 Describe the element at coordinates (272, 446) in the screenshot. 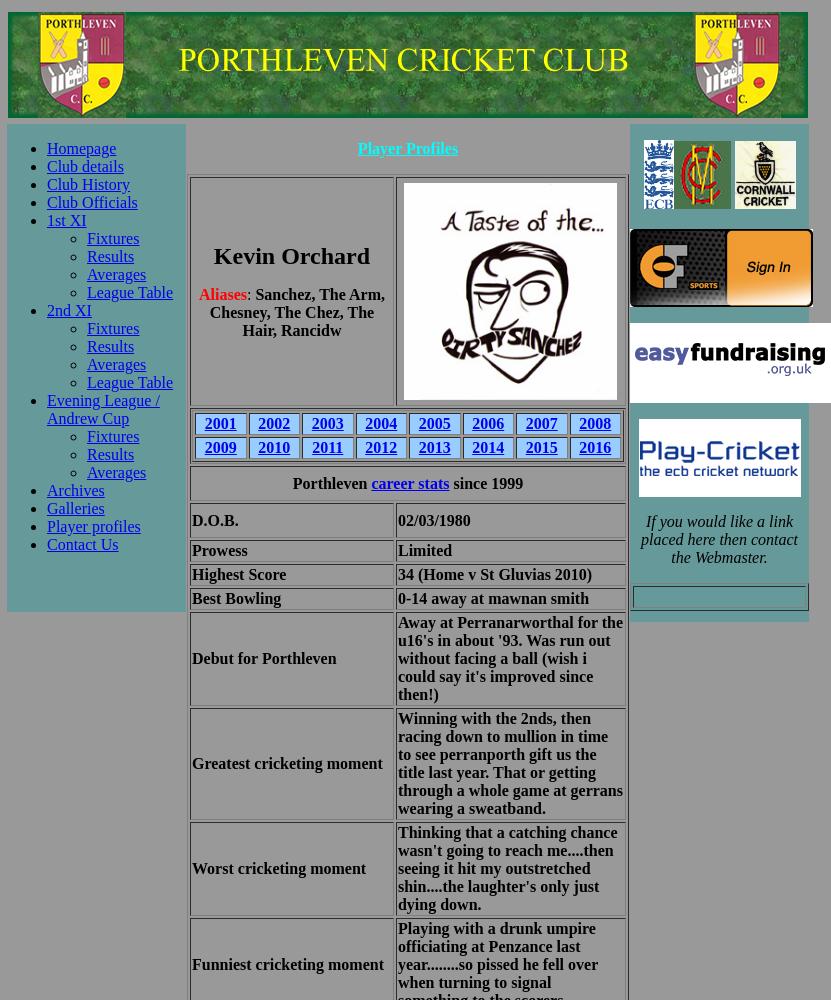

I see `'2010'` at that location.